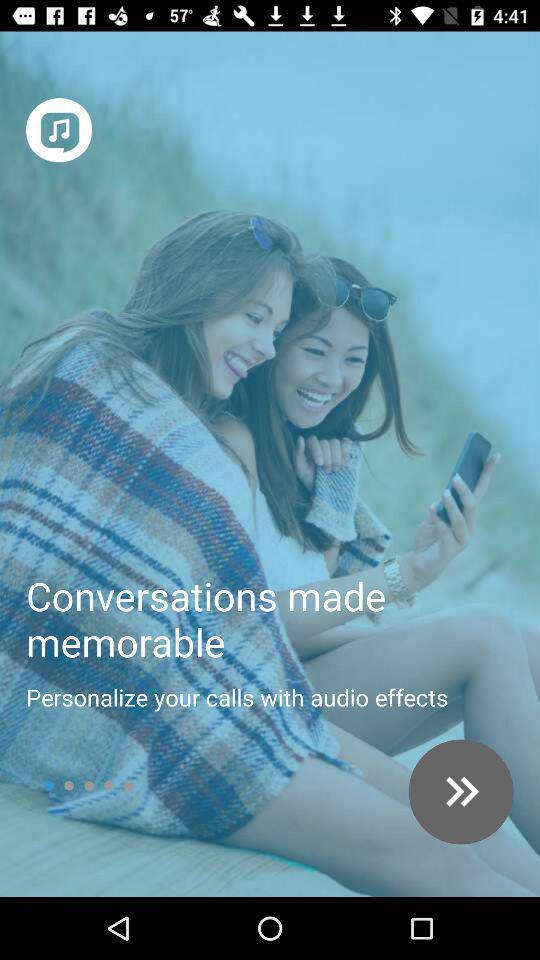 The height and width of the screenshot is (960, 540). Describe the element at coordinates (461, 792) in the screenshot. I see `the av_forward icon` at that location.